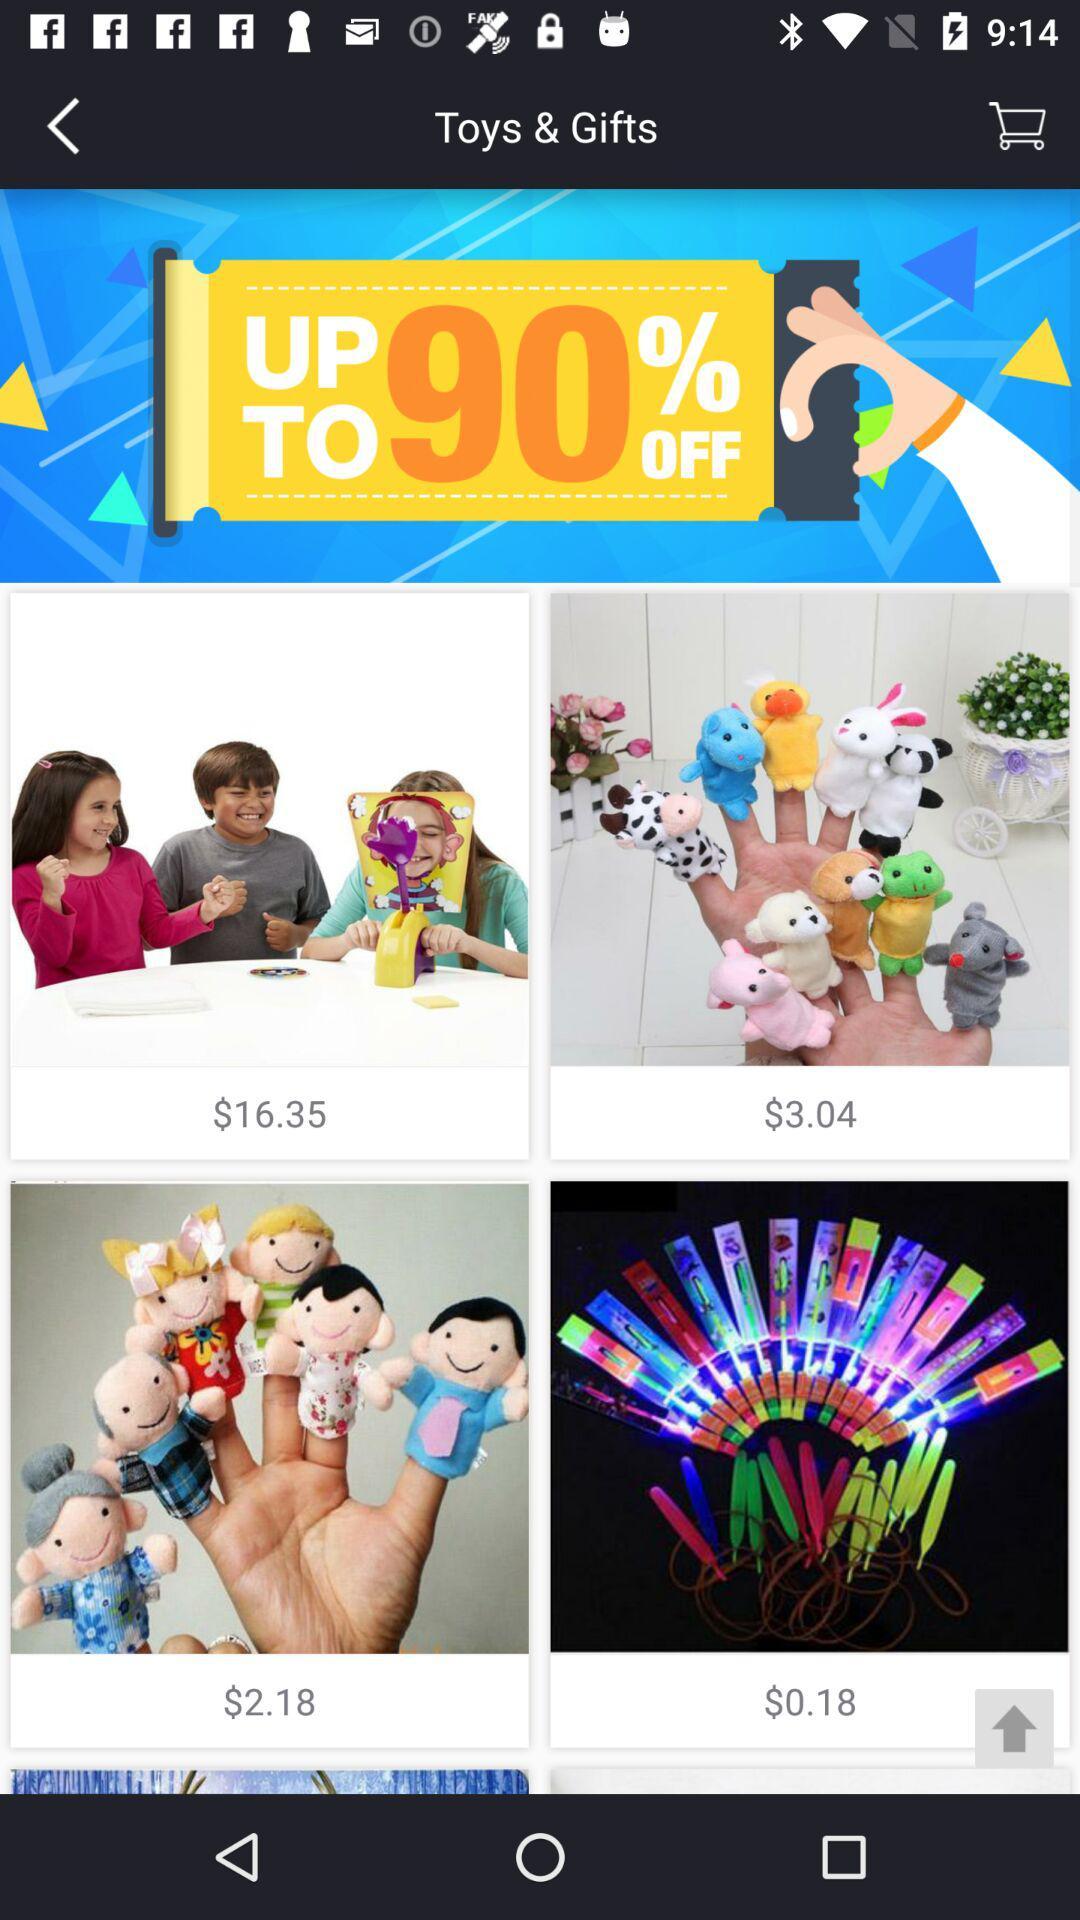 Image resolution: width=1080 pixels, height=1920 pixels. Describe the element at coordinates (1017, 124) in the screenshot. I see `the cart icon` at that location.